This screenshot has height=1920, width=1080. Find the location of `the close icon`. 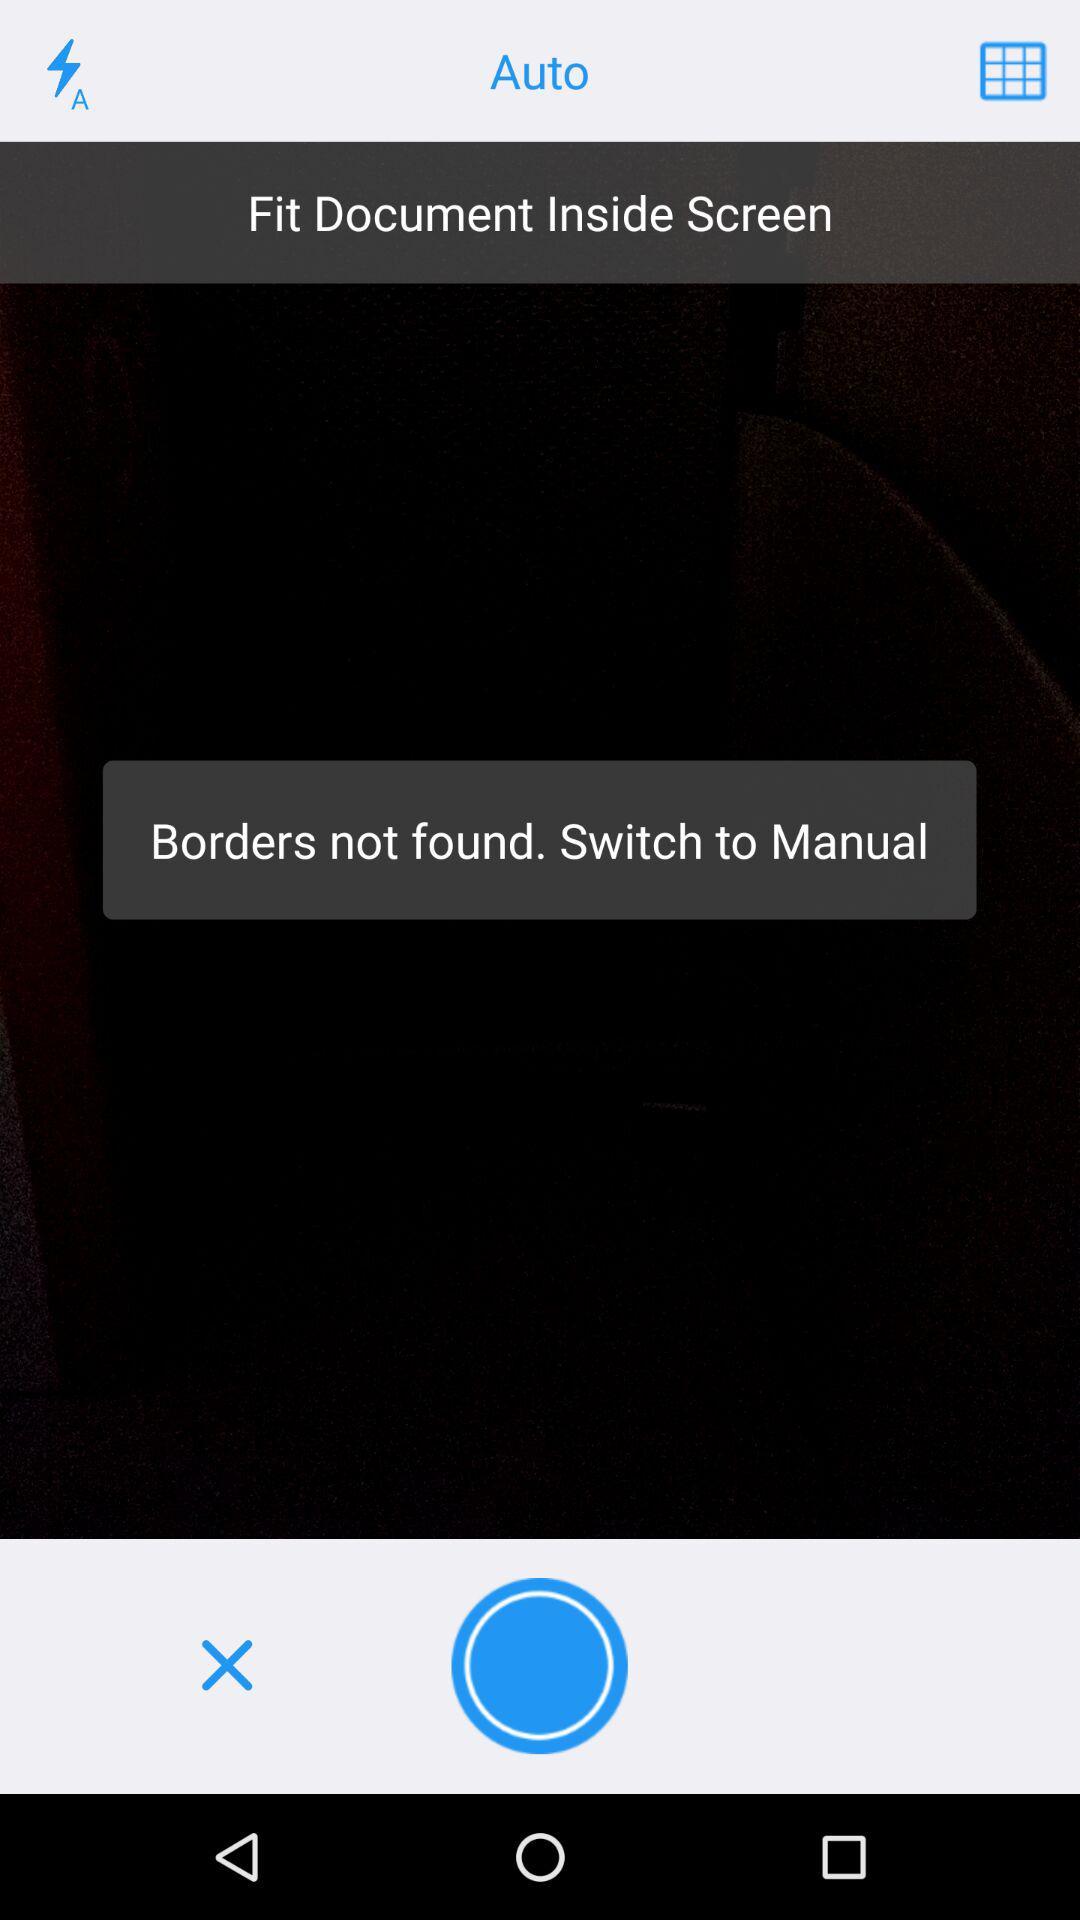

the close icon is located at coordinates (225, 1666).